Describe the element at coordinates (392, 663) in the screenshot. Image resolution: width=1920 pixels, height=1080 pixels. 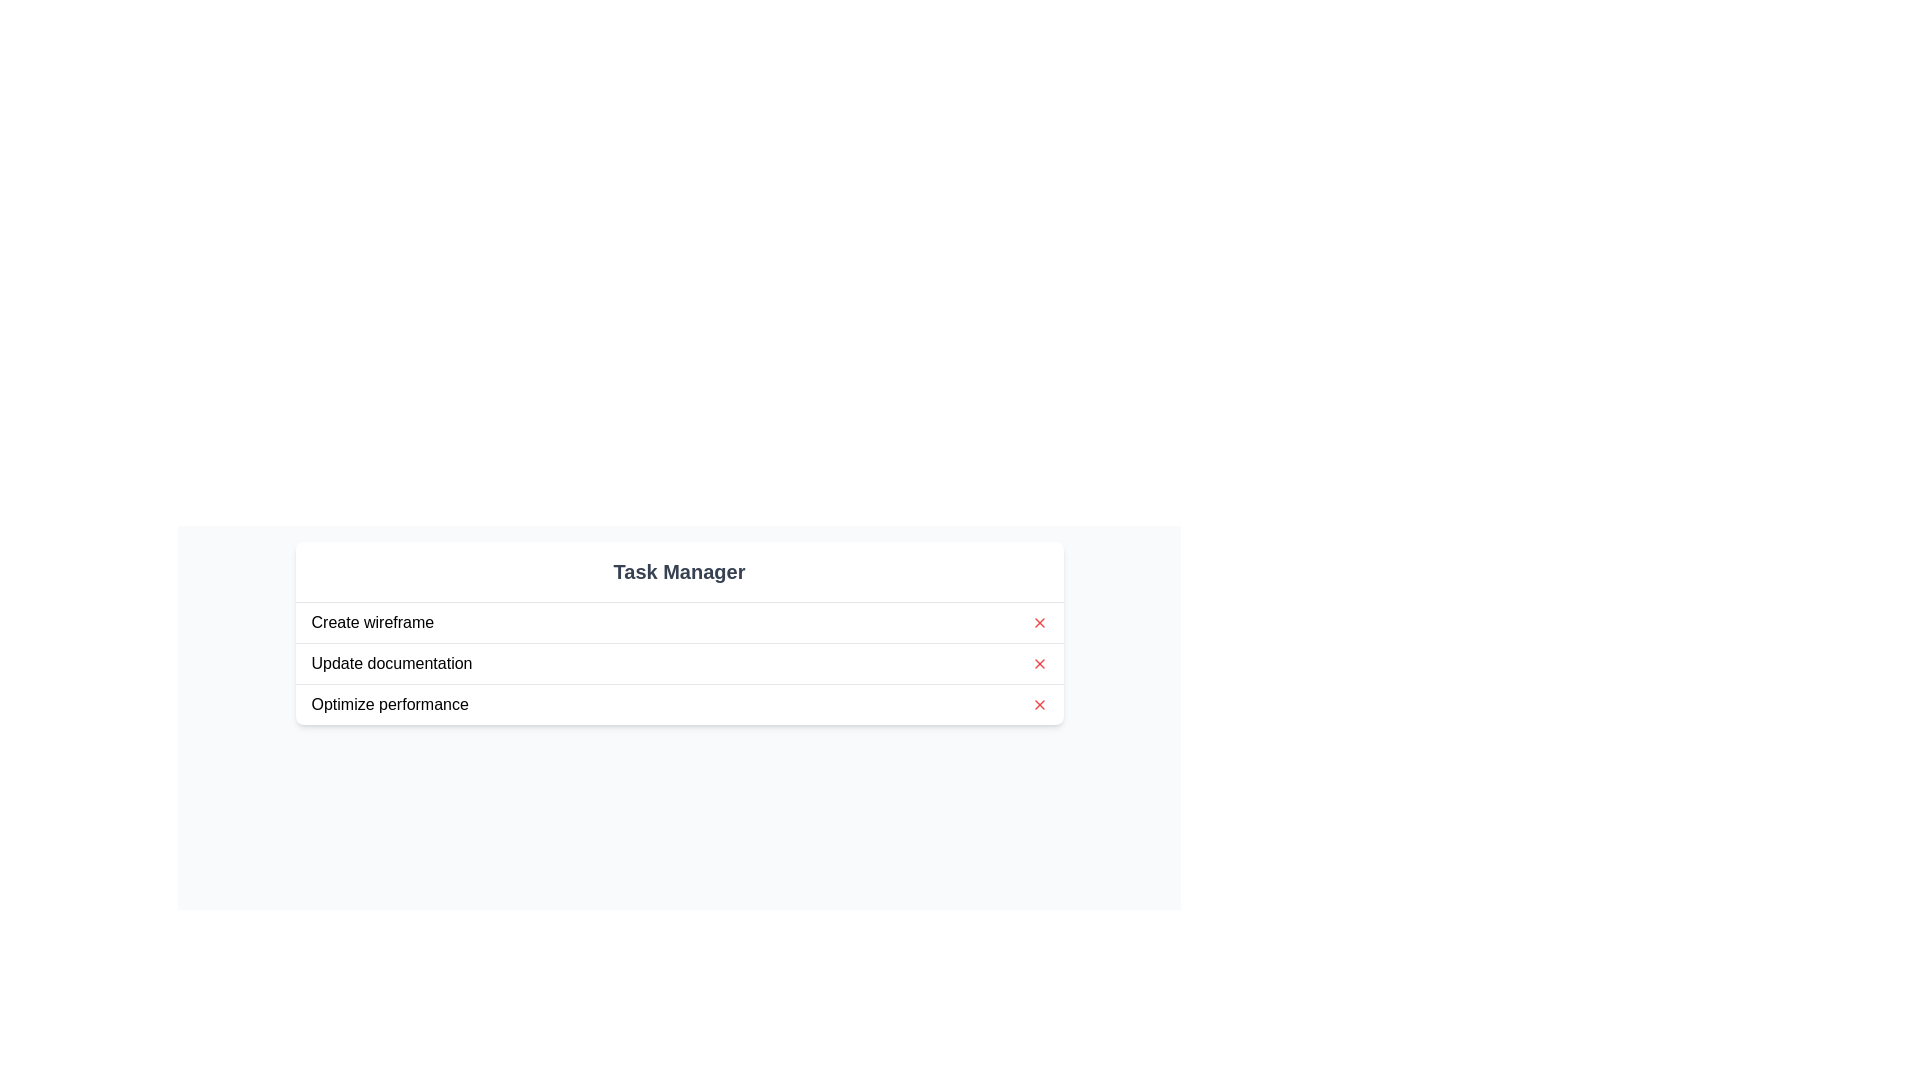
I see `the text label 'Update documentation' which is the second item in a task list within the 'Task Manager' card` at that location.